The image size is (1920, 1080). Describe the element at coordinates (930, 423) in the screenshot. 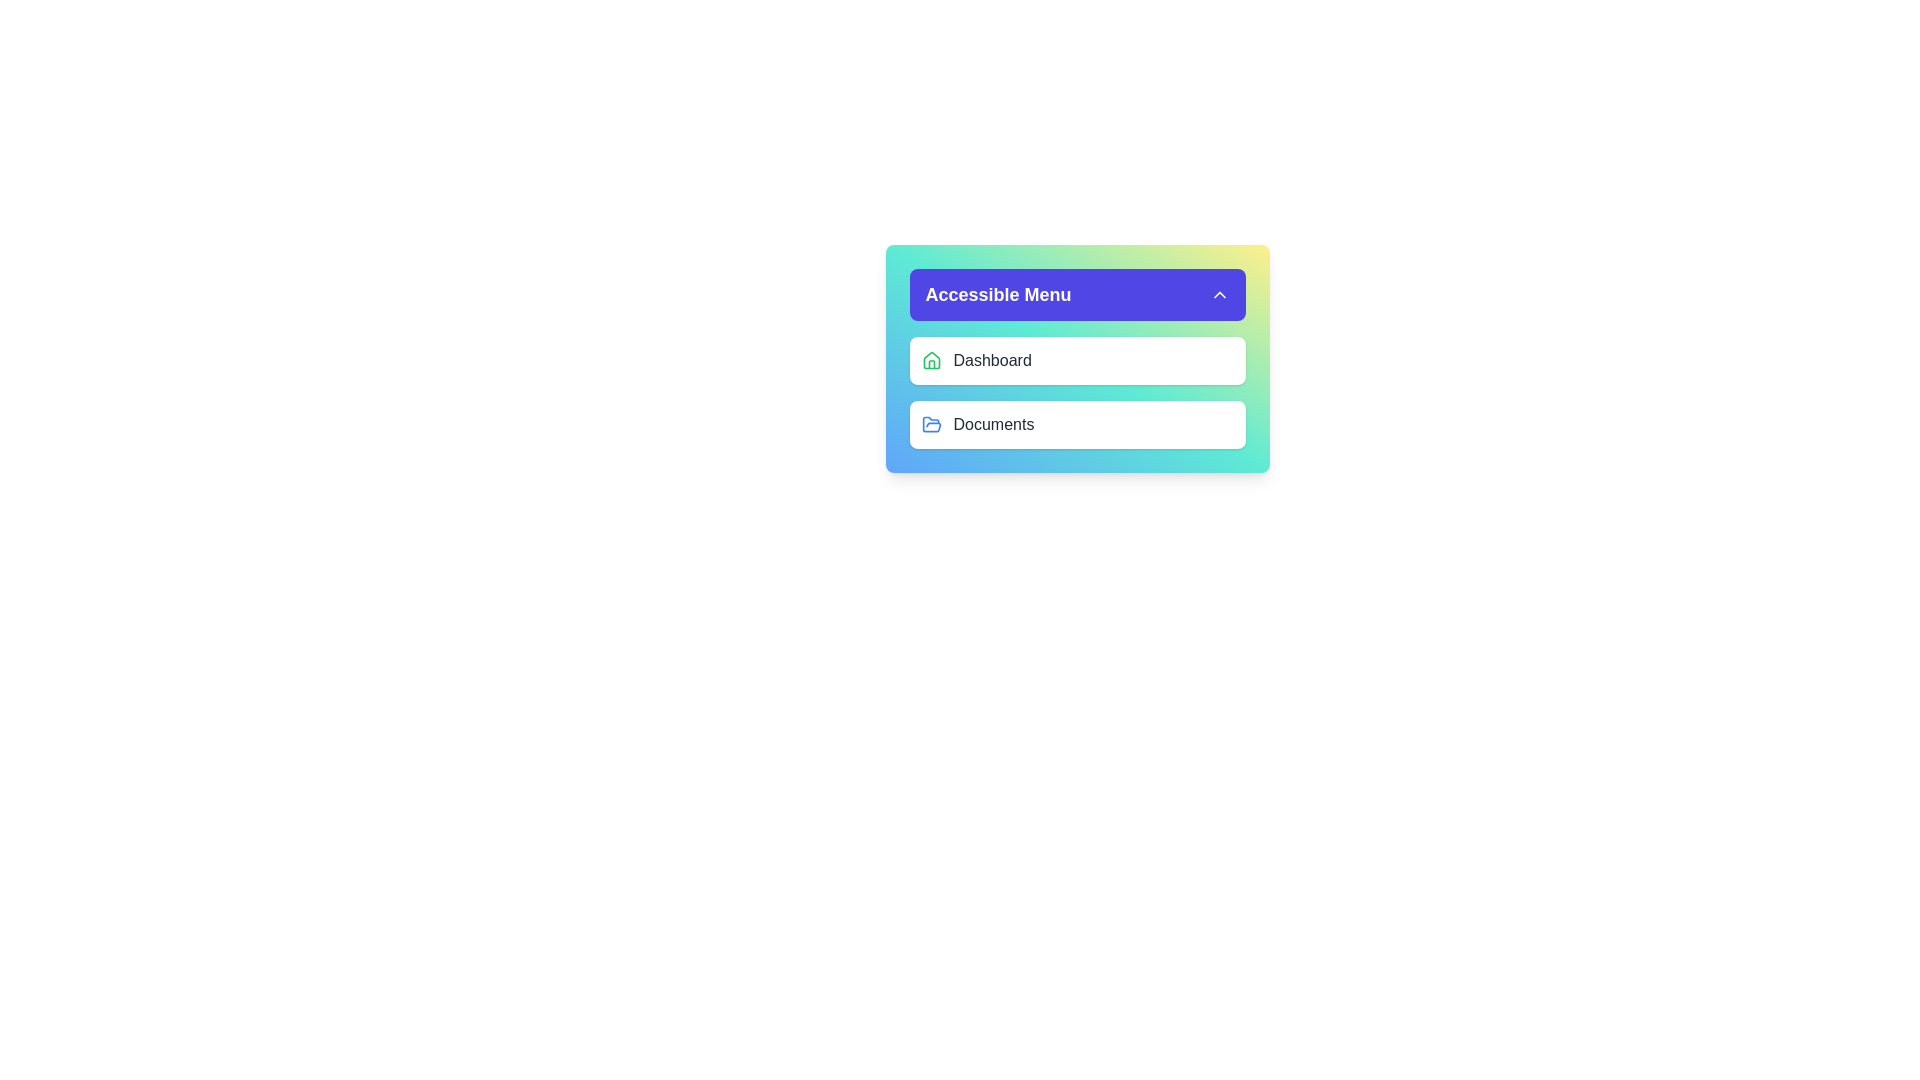

I see `the blue folder icon located to the left of the 'Documents' label within the white rounded rectangular component, which is below the 'Dashboard' entry` at that location.